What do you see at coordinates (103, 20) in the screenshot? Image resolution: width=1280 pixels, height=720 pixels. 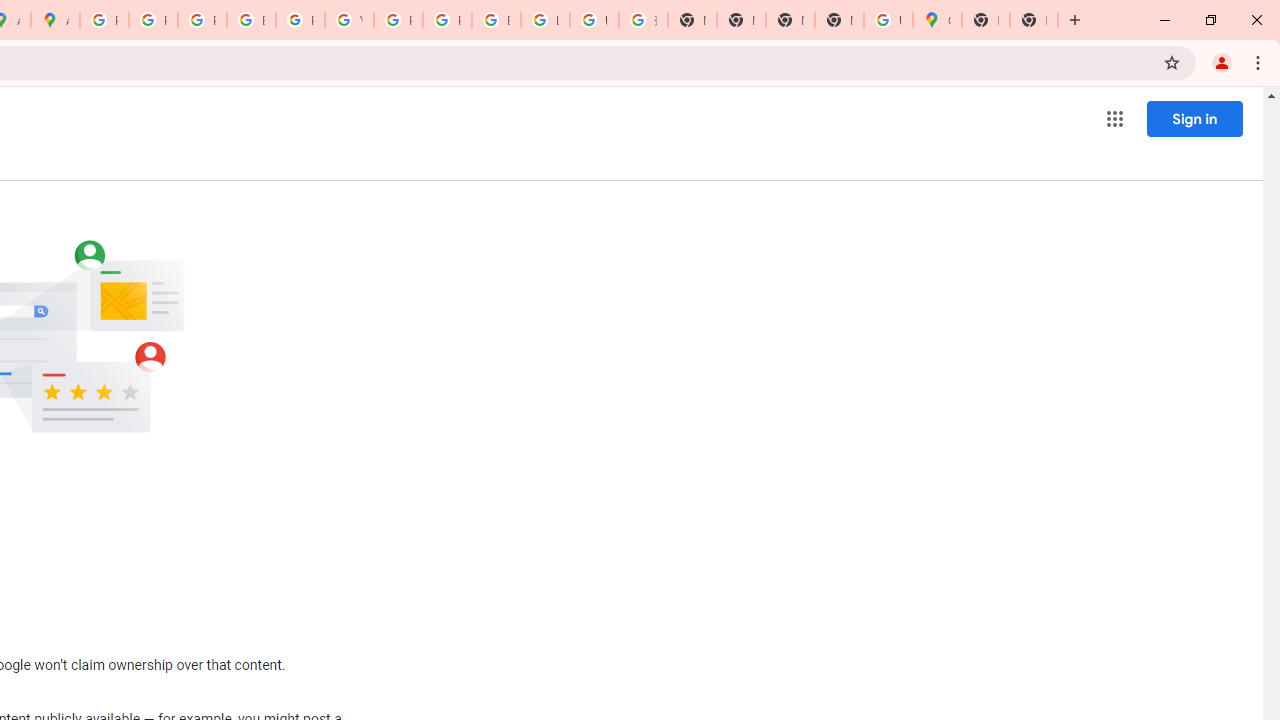 I see `'Policy Accountability and Transparency - Transparency Center'` at bounding box center [103, 20].